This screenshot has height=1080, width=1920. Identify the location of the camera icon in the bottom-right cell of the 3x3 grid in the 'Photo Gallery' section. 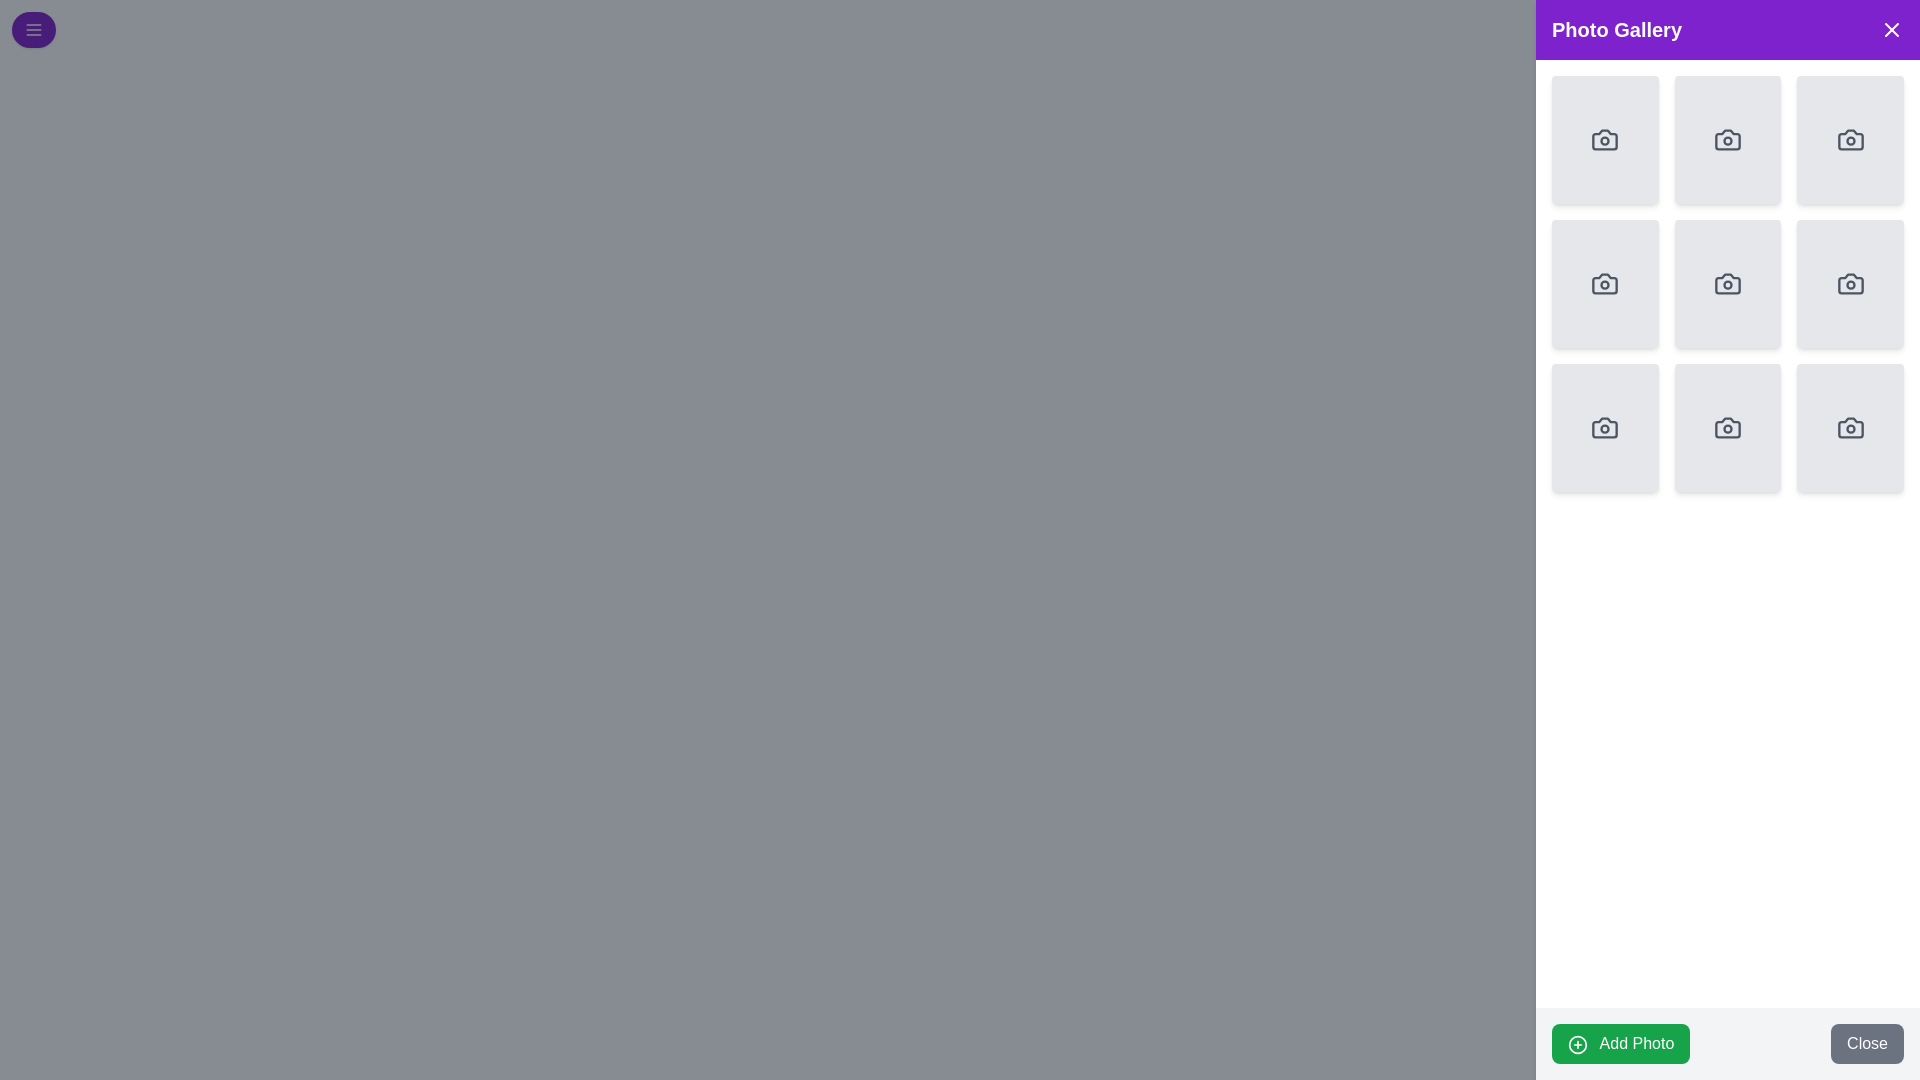
(1849, 427).